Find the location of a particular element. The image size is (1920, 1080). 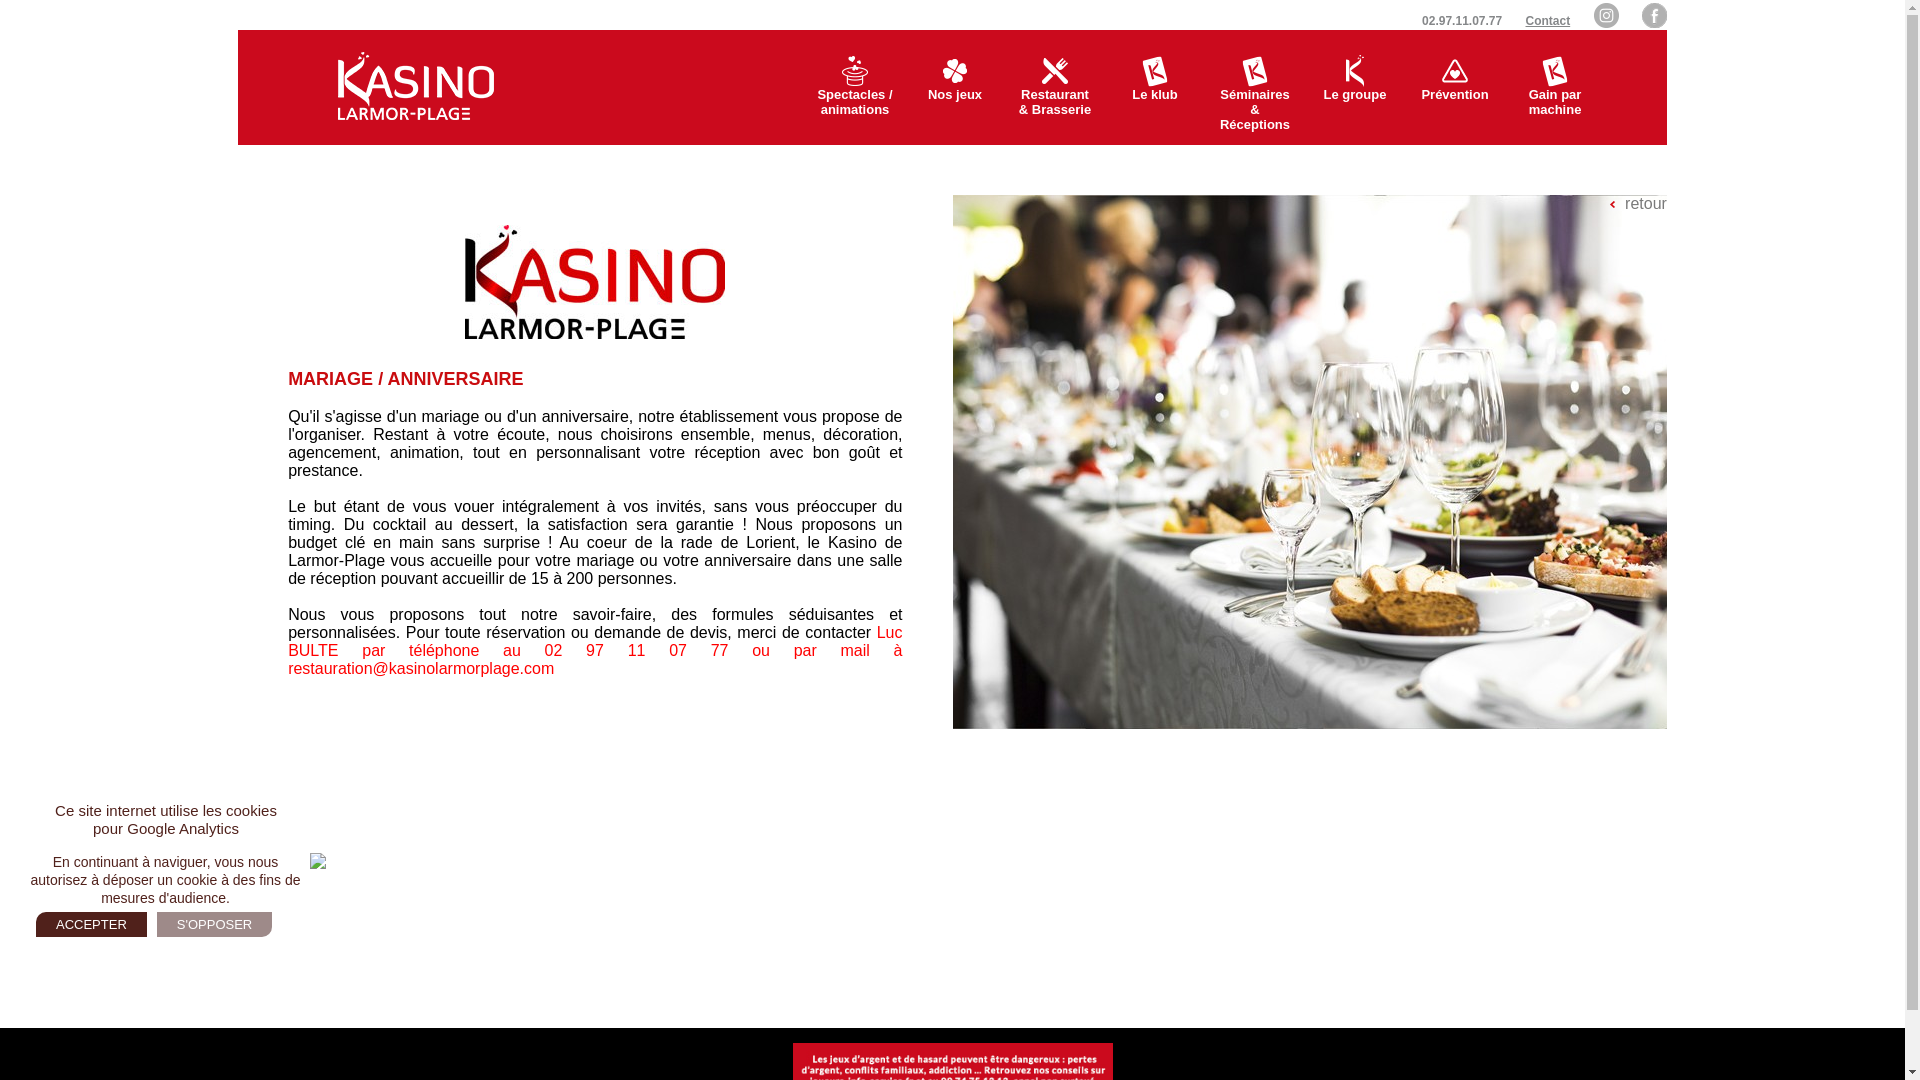

'S'OPPOSER' is located at coordinates (156, 924).